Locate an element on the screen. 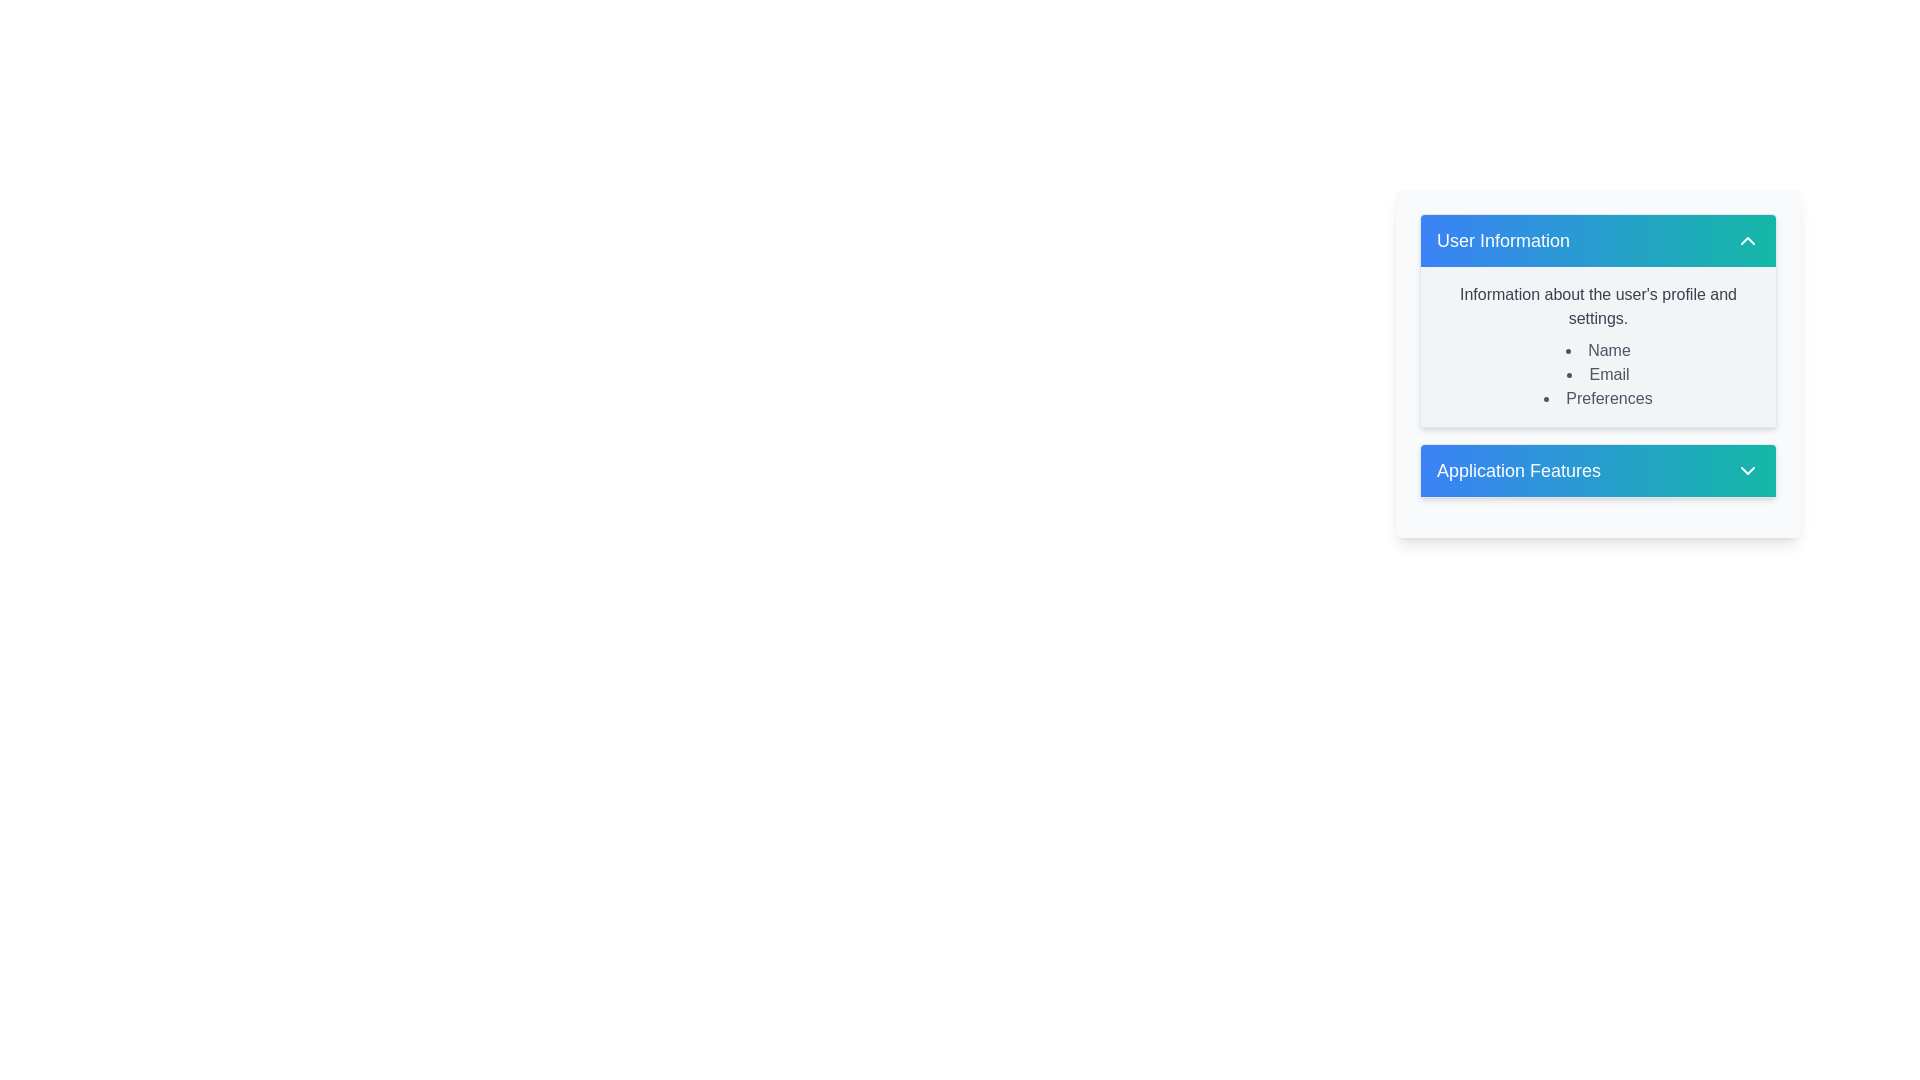 The width and height of the screenshot is (1920, 1080). the 'Preferences' text label located at the bottom of the 'User Information' section, which indicates options for adjusting user settings is located at coordinates (1597, 398).